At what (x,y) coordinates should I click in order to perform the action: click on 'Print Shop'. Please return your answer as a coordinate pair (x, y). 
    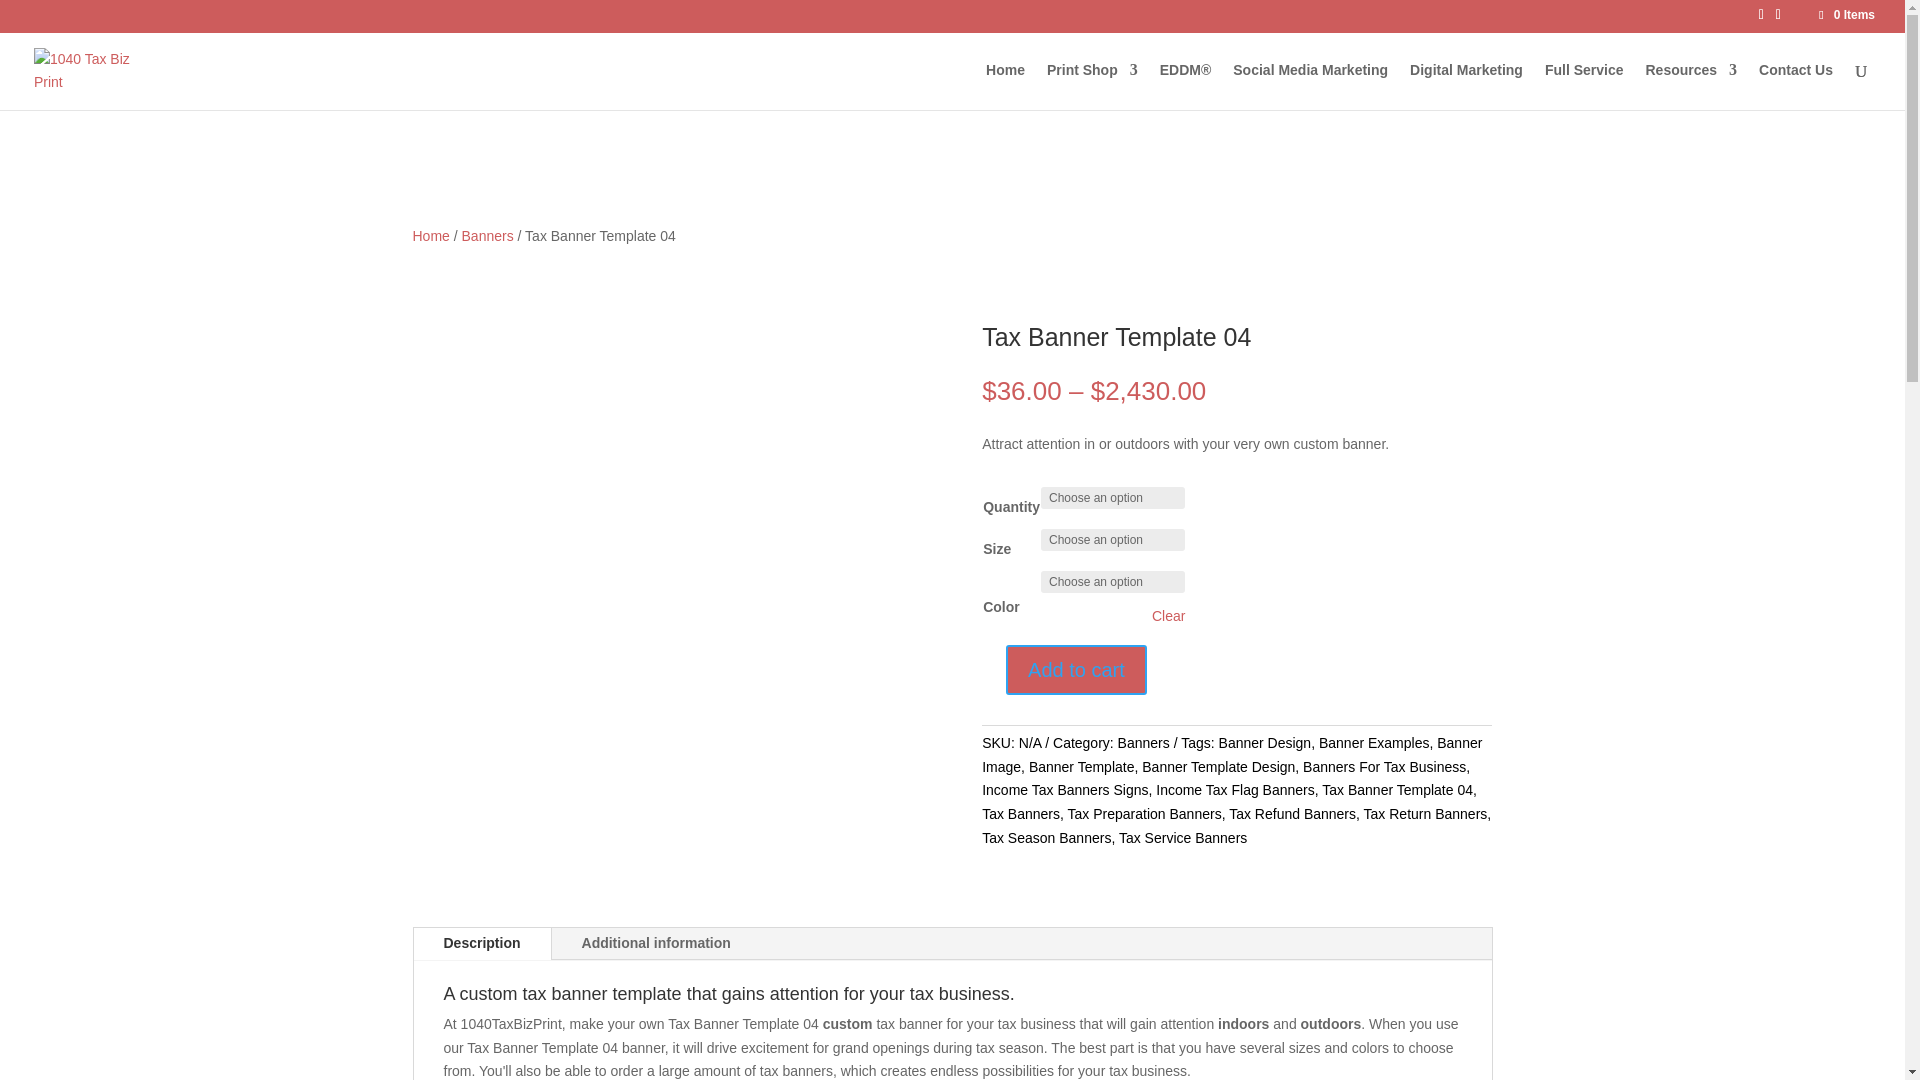
    Looking at the image, I should click on (1091, 85).